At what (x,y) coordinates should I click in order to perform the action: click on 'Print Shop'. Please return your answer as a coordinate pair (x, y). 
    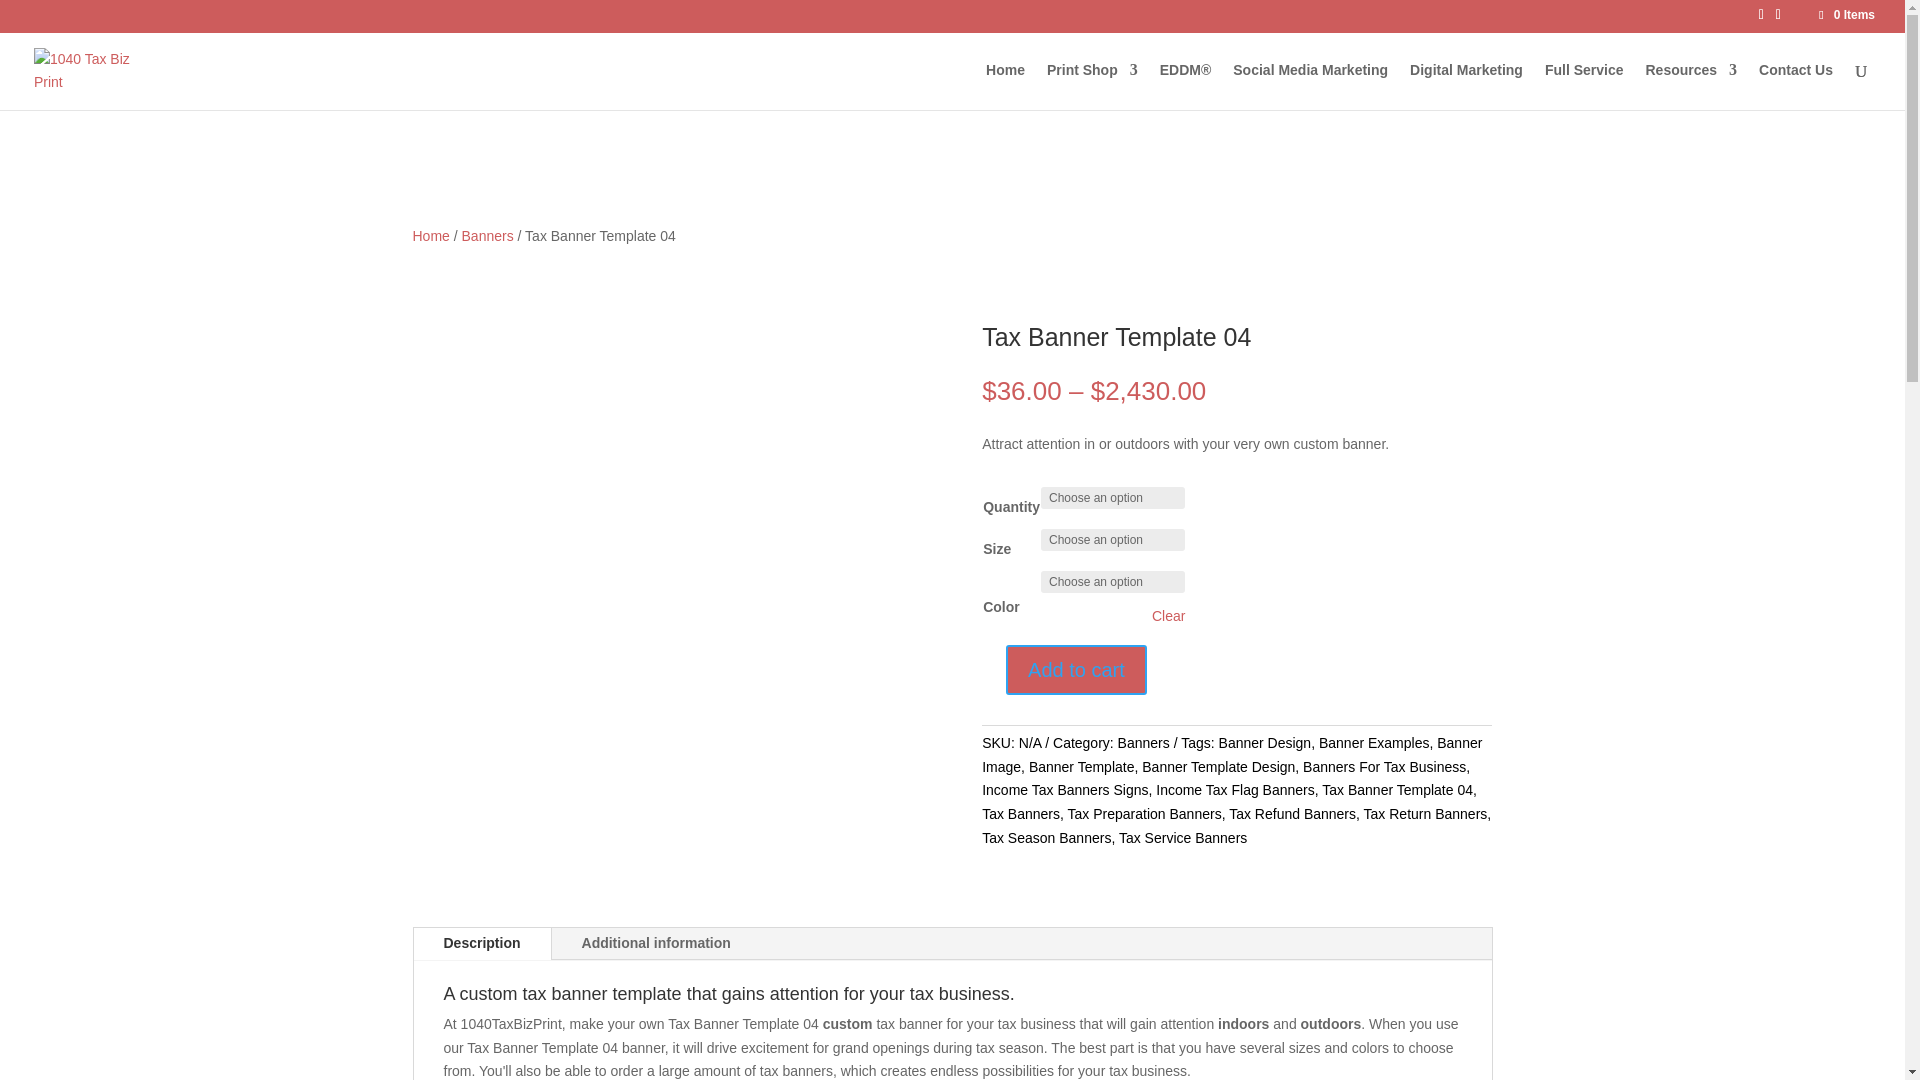
    Looking at the image, I should click on (1091, 85).